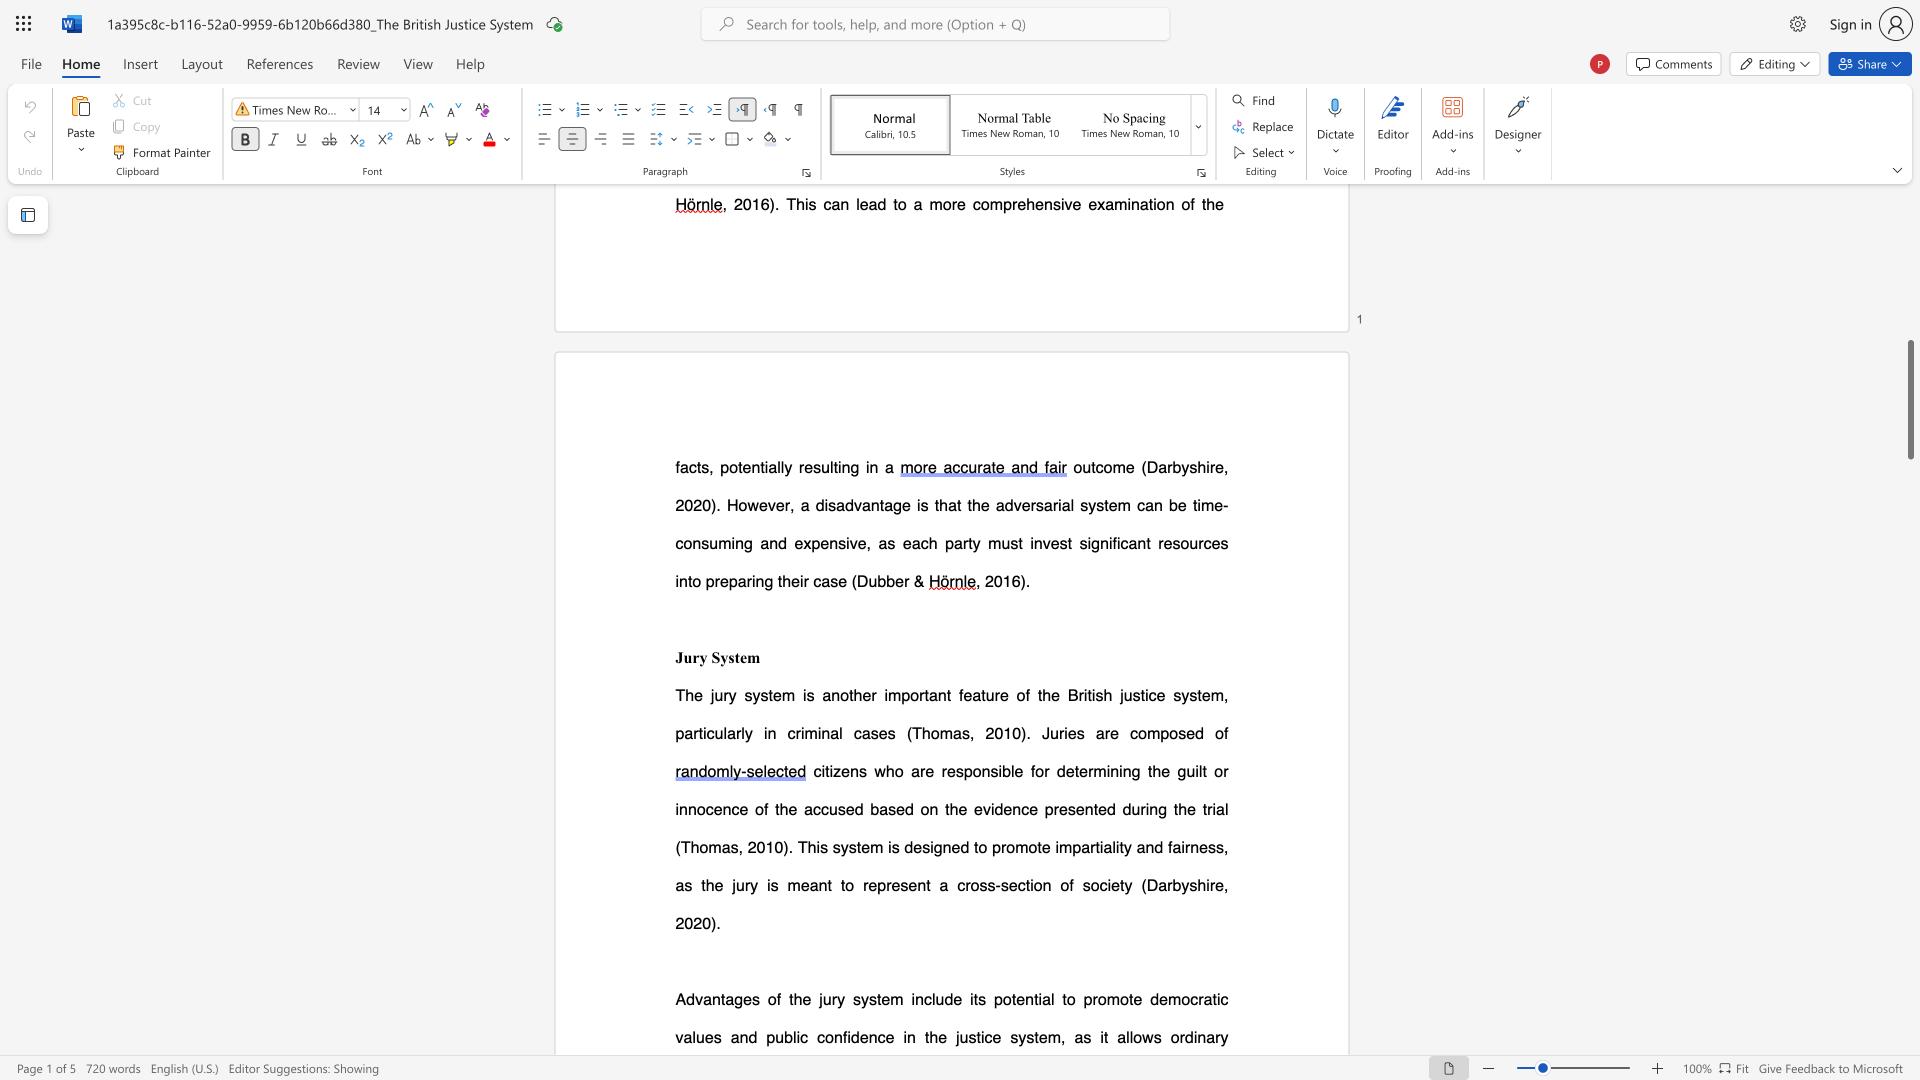 The image size is (1920, 1080). What do you see at coordinates (981, 770) in the screenshot?
I see `the subset text "nsible fo" within the text "are responsible for"` at bounding box center [981, 770].